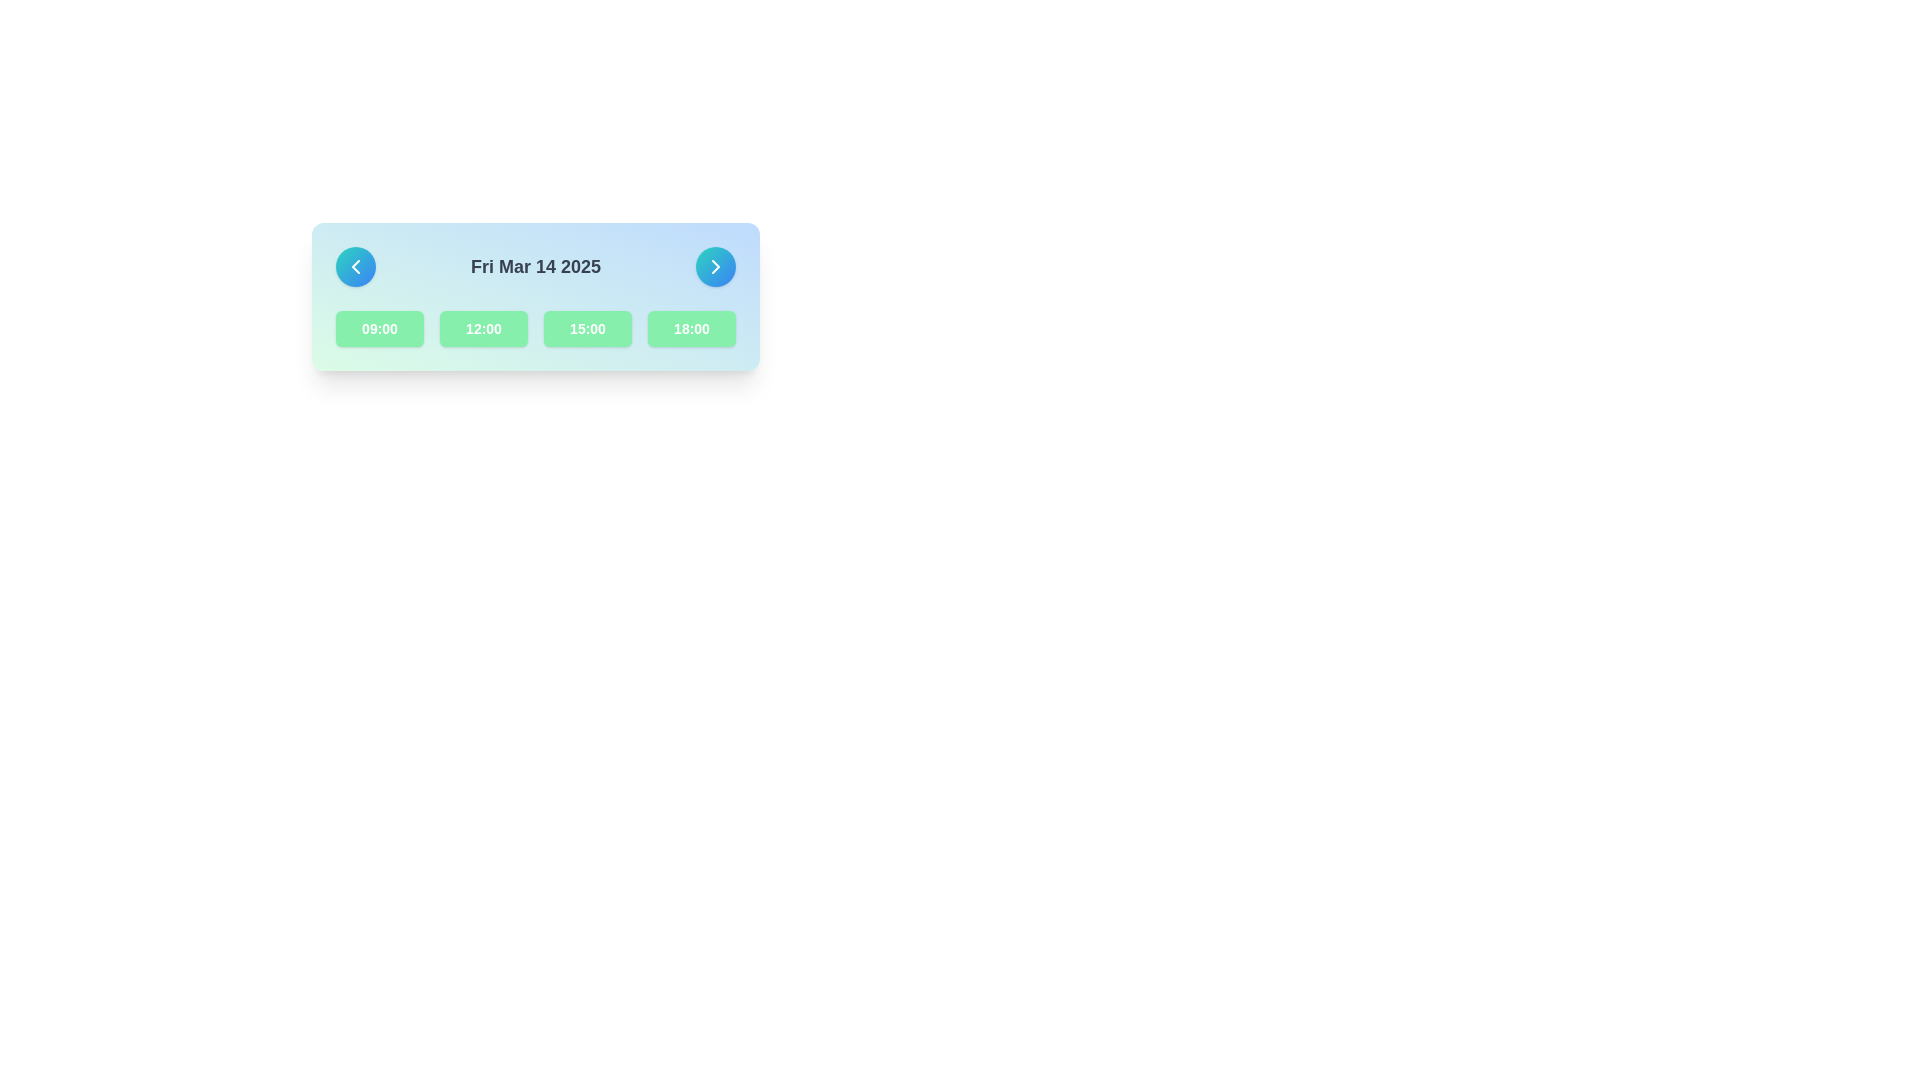  Describe the element at coordinates (715, 265) in the screenshot. I see `the chevron-shaped right arrow icon located within the rounded button on the right end of the horizontal panel` at that location.